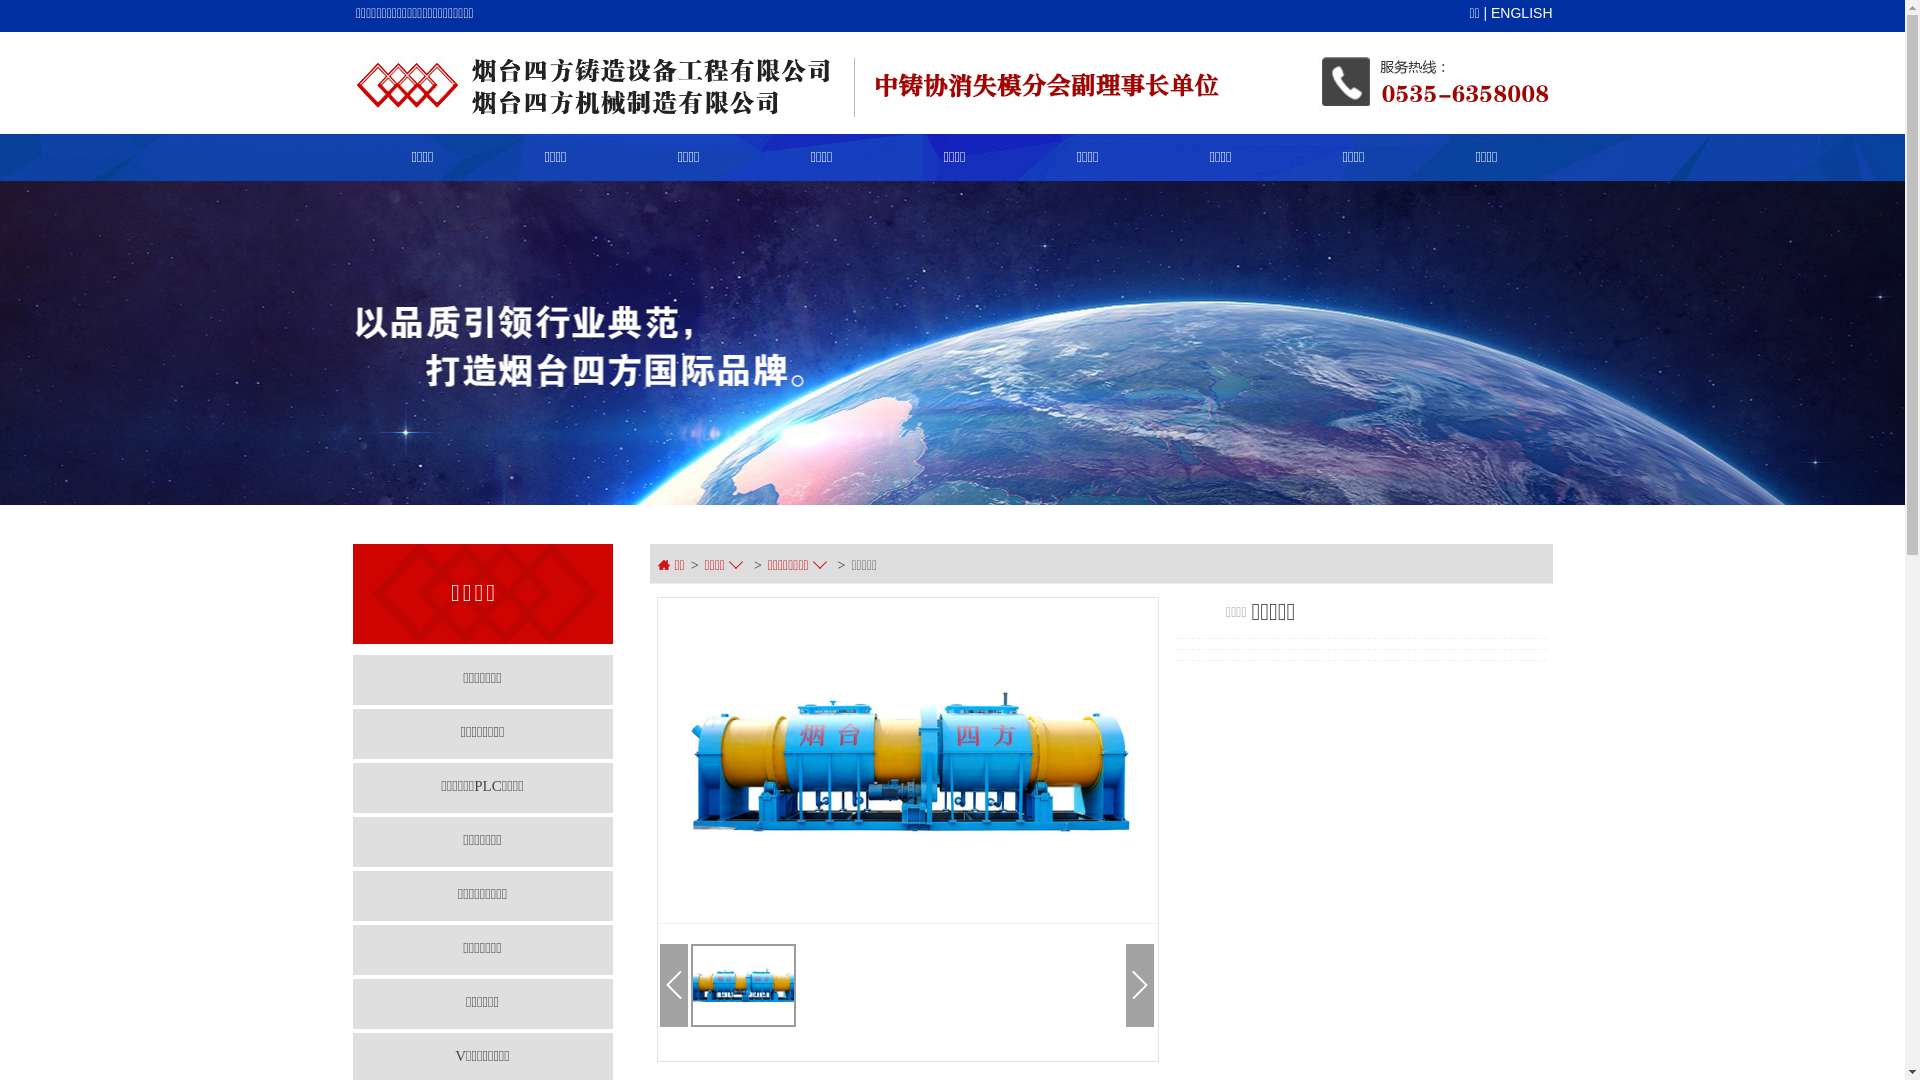  I want to click on 'ENGLISH', so click(1520, 12).